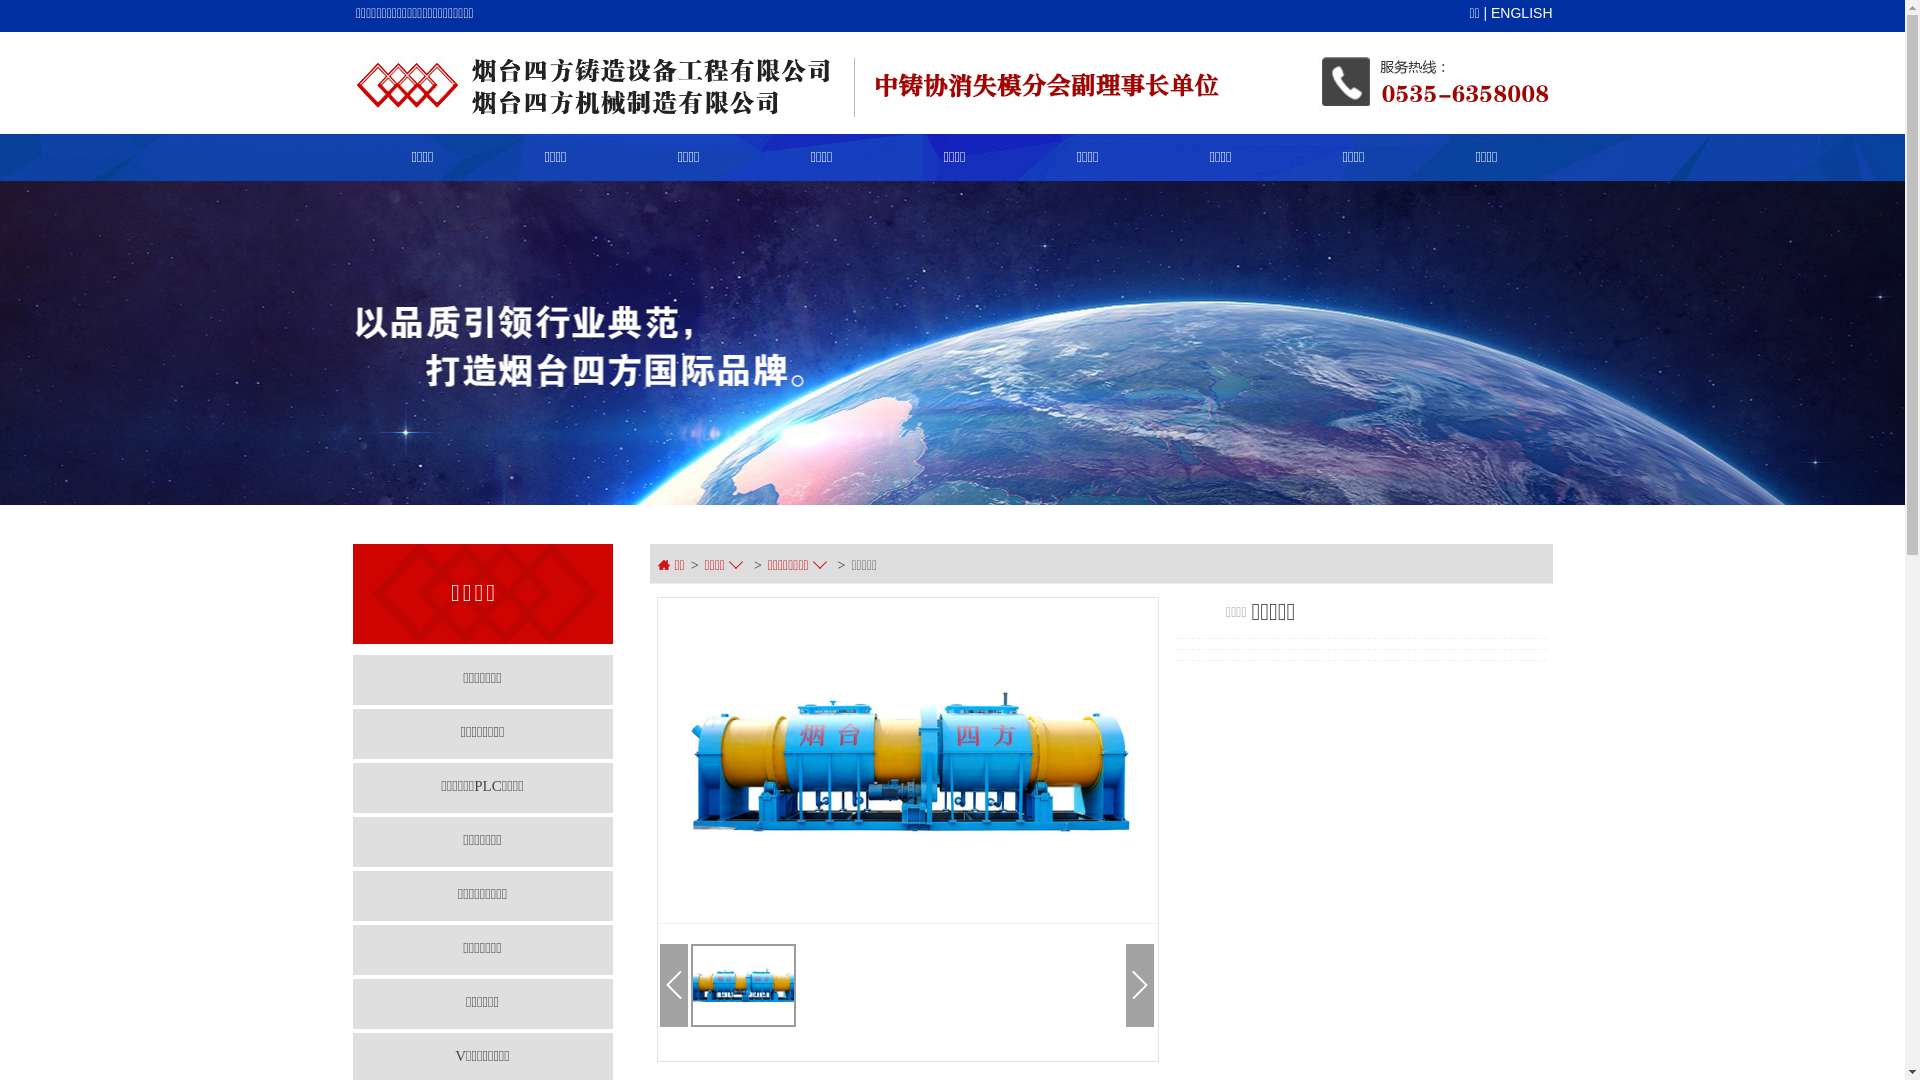  I want to click on 'ENGLISH', so click(1520, 12).